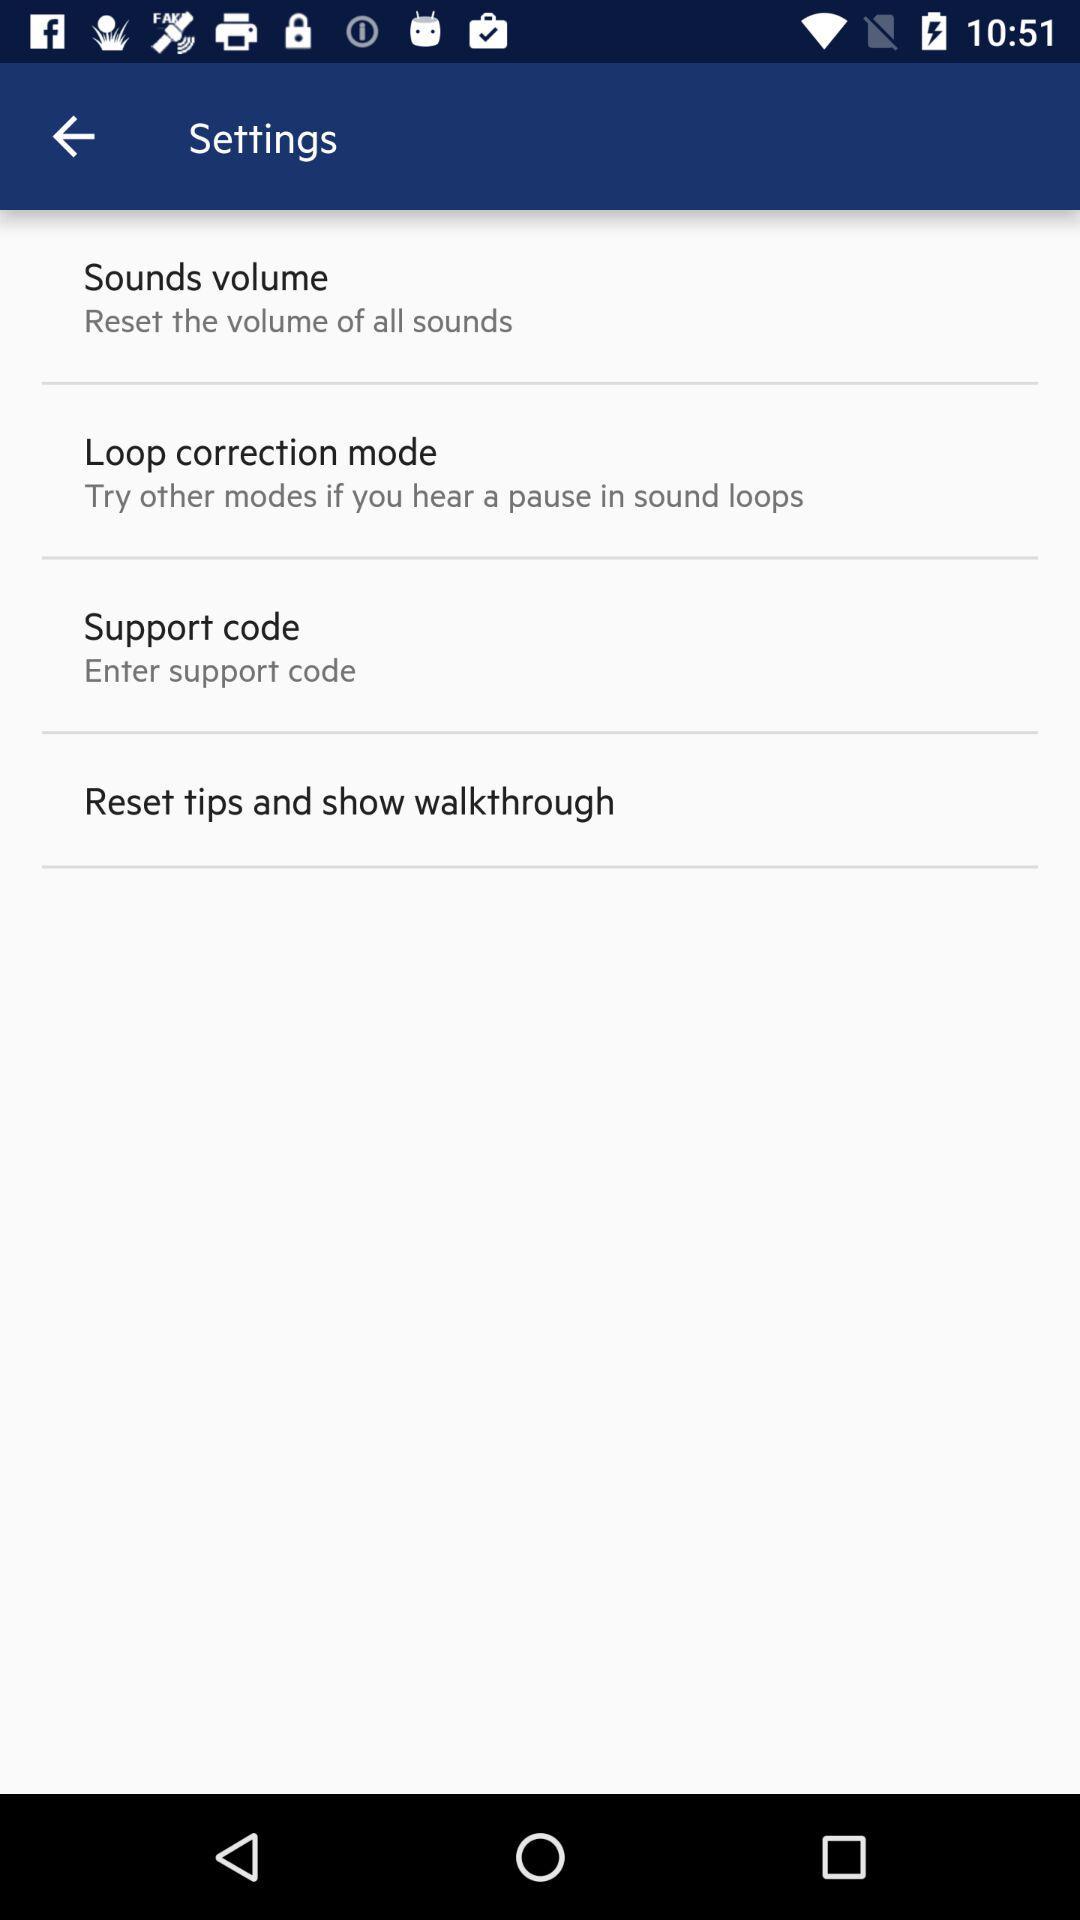  What do you see at coordinates (348, 798) in the screenshot?
I see `the icon below enter support code item` at bounding box center [348, 798].